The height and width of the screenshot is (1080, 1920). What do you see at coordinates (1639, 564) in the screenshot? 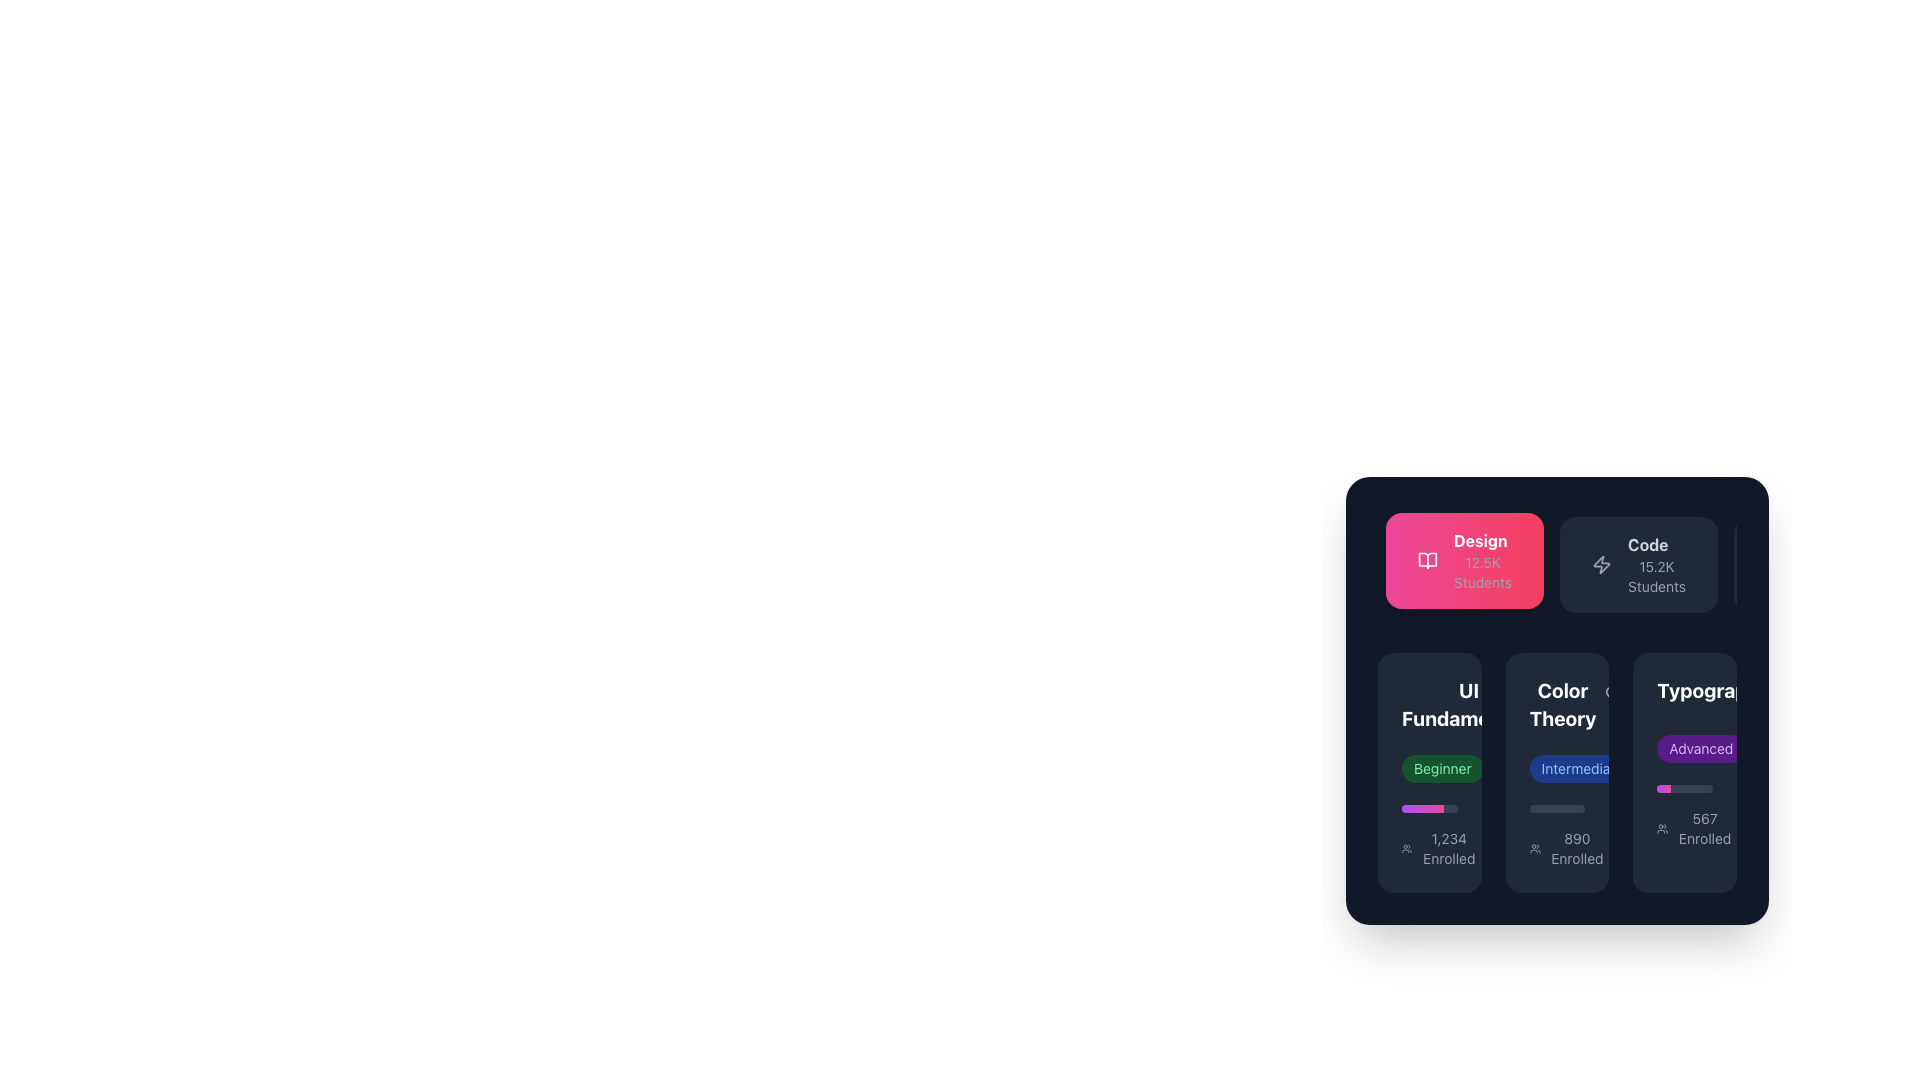
I see `the card representing the 'Code' category, which is the second card in a horizontal list of selectable categories` at bounding box center [1639, 564].